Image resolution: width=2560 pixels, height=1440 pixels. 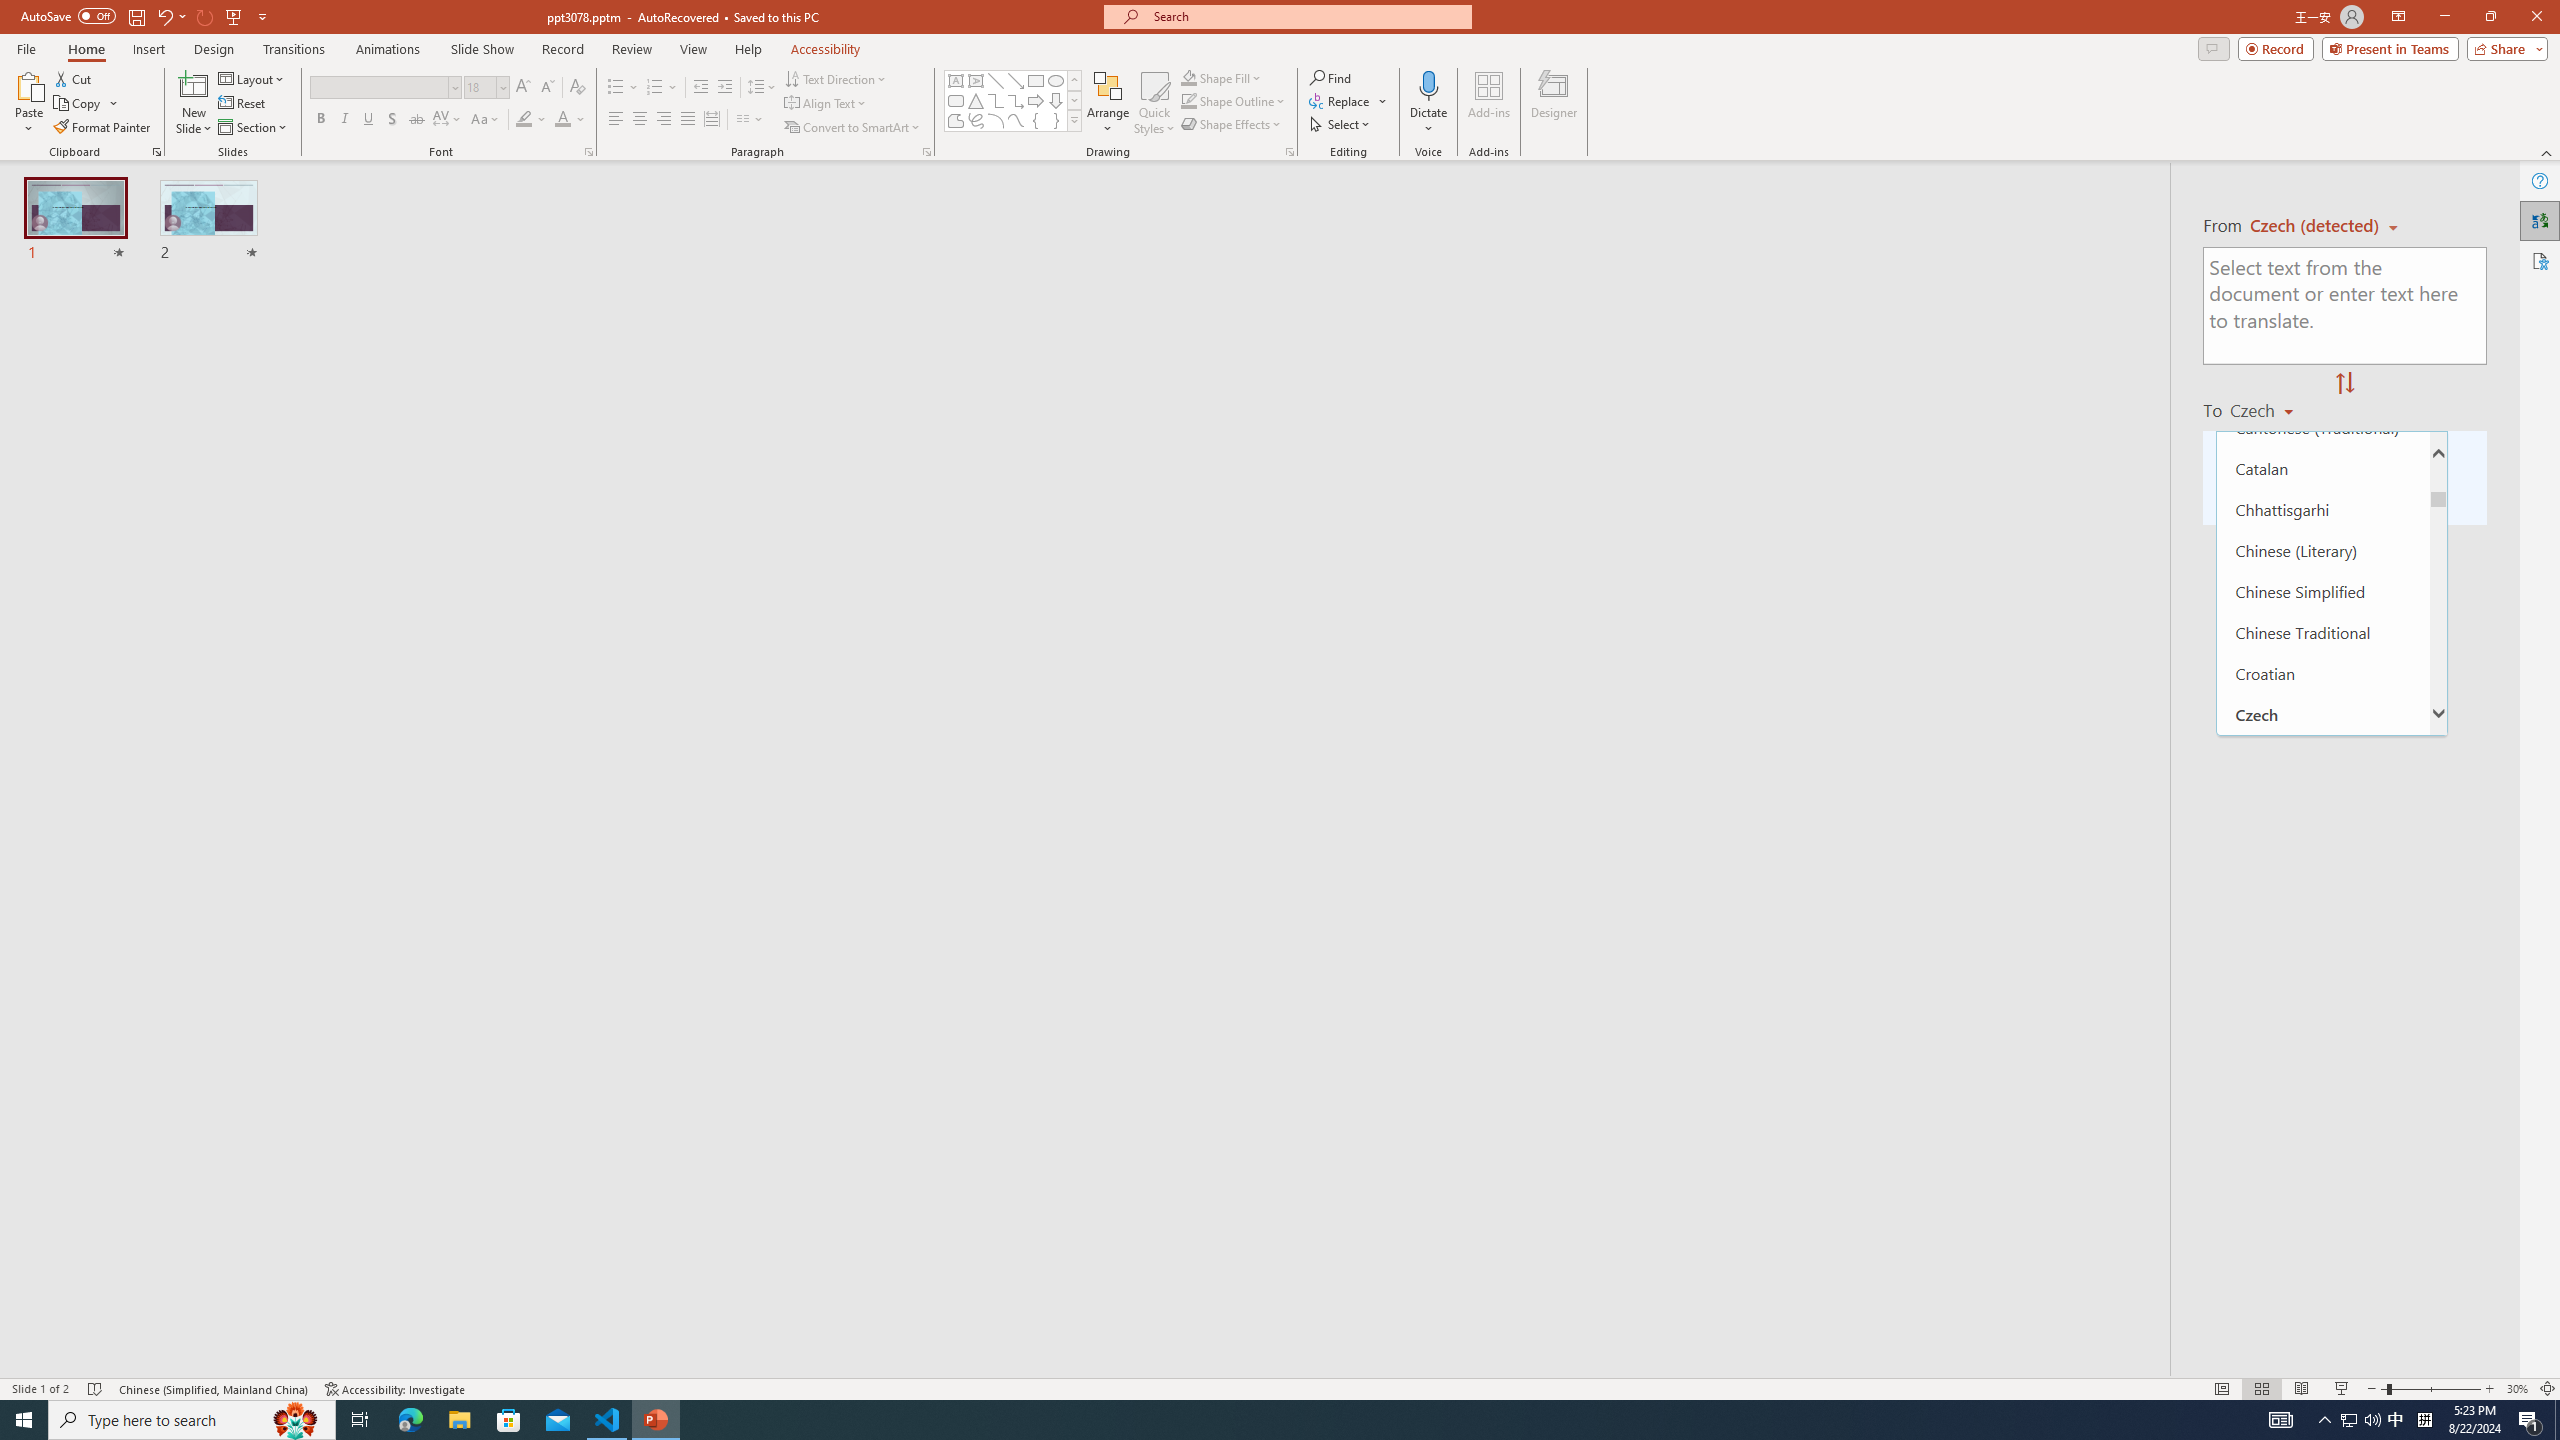 What do you see at coordinates (2323, 631) in the screenshot?
I see `'Chinese Traditional'` at bounding box center [2323, 631].